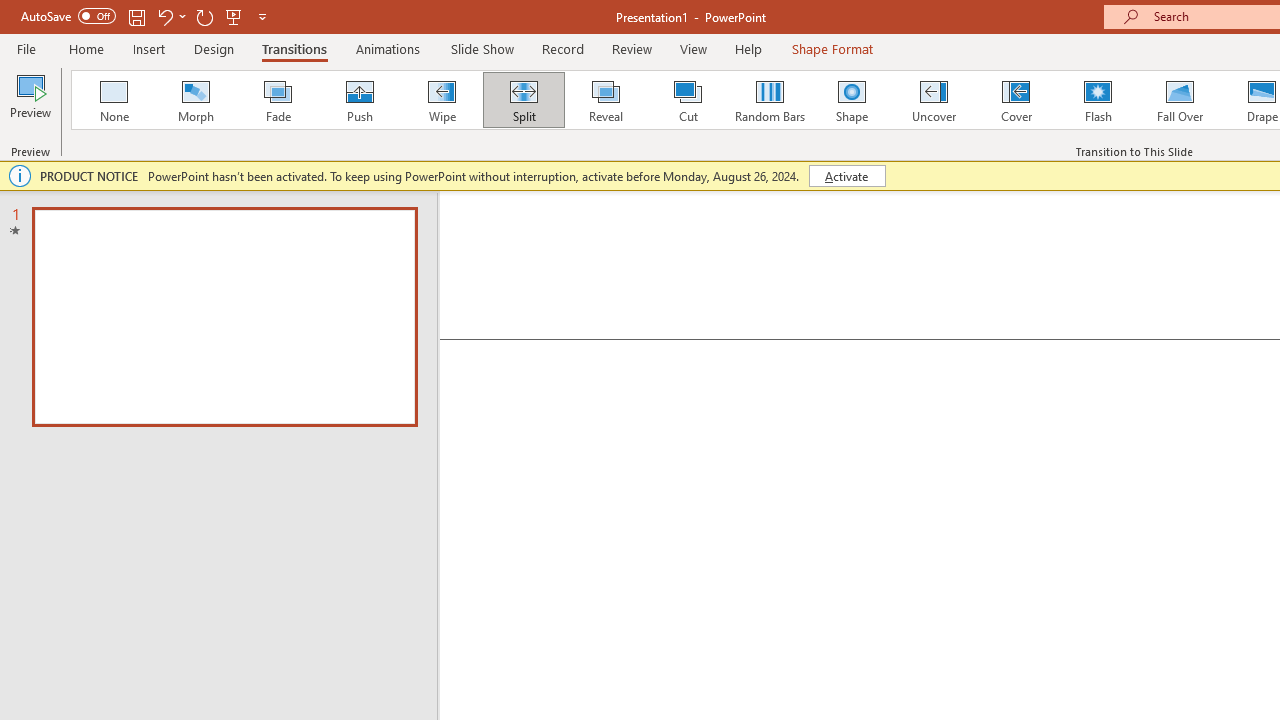  What do you see at coordinates (359, 100) in the screenshot?
I see `'Push'` at bounding box center [359, 100].